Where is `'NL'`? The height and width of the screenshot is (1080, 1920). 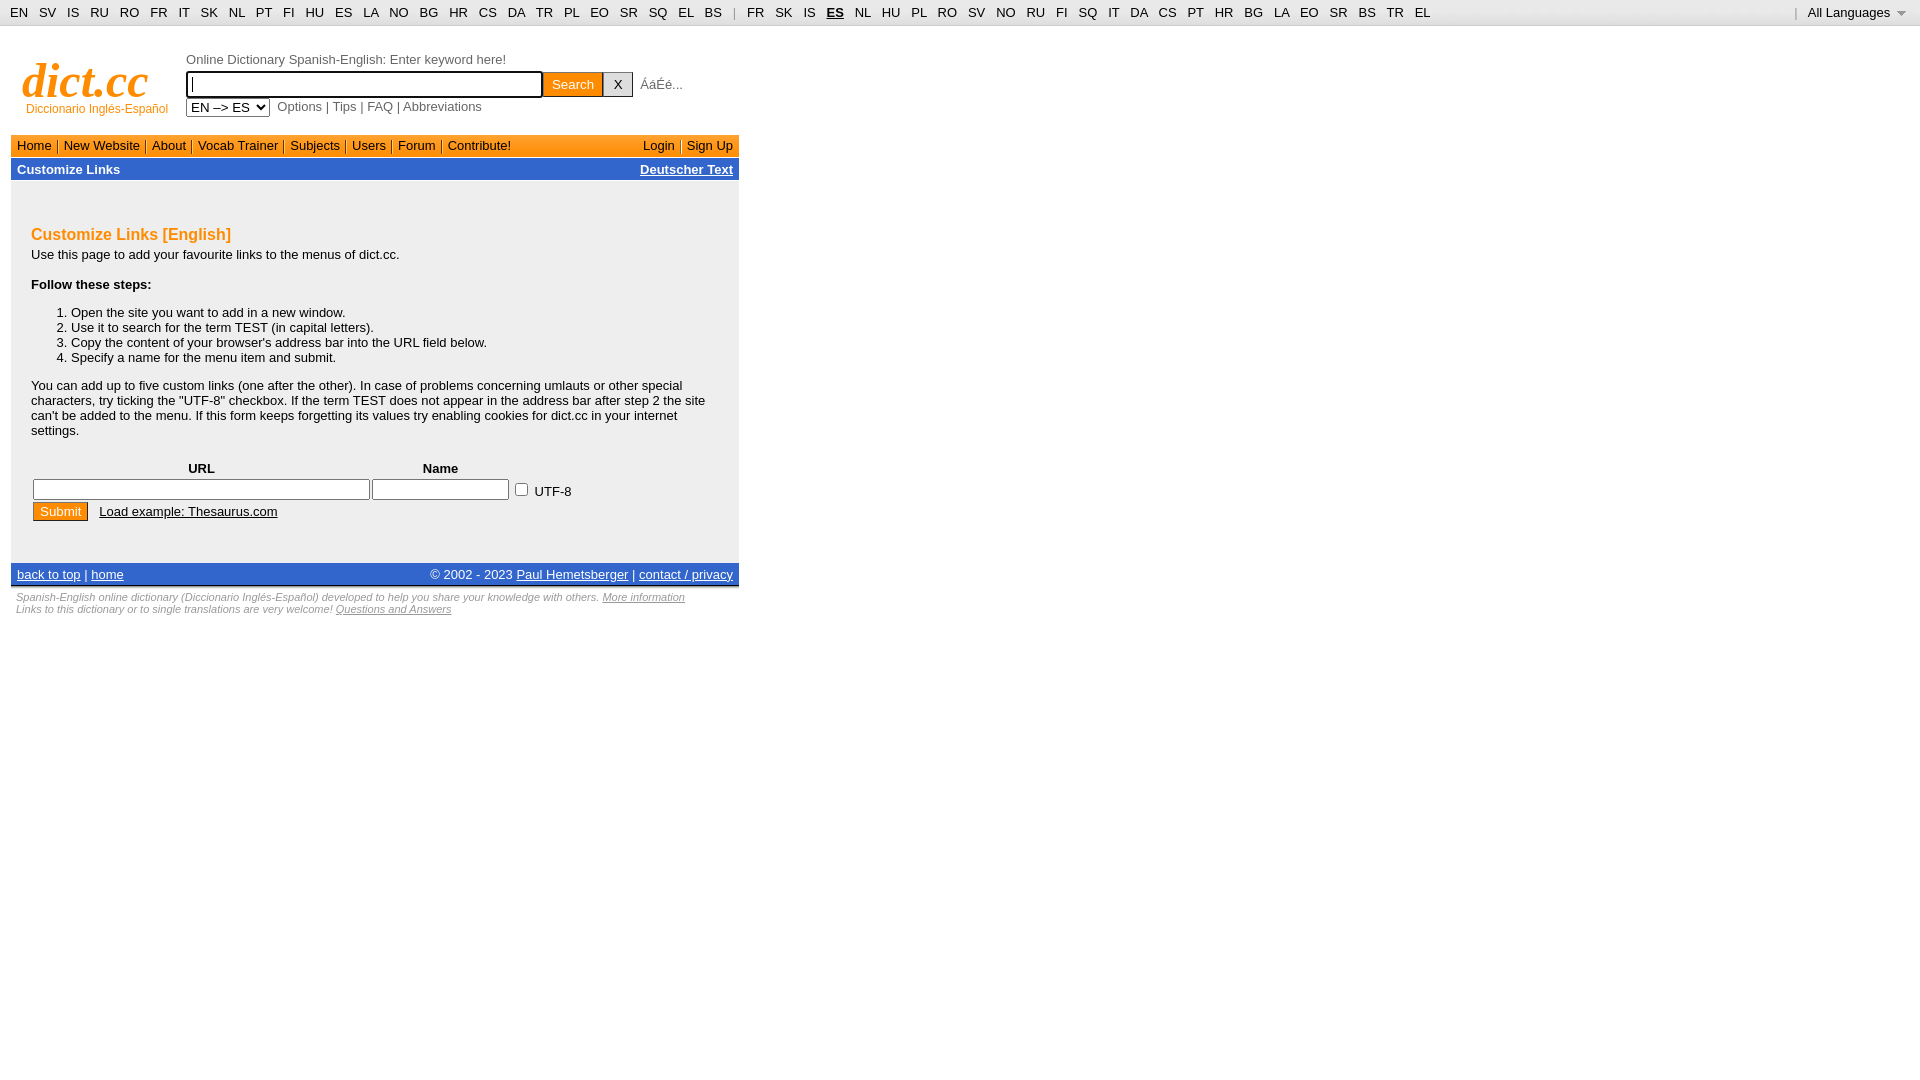
'NL' is located at coordinates (863, 12).